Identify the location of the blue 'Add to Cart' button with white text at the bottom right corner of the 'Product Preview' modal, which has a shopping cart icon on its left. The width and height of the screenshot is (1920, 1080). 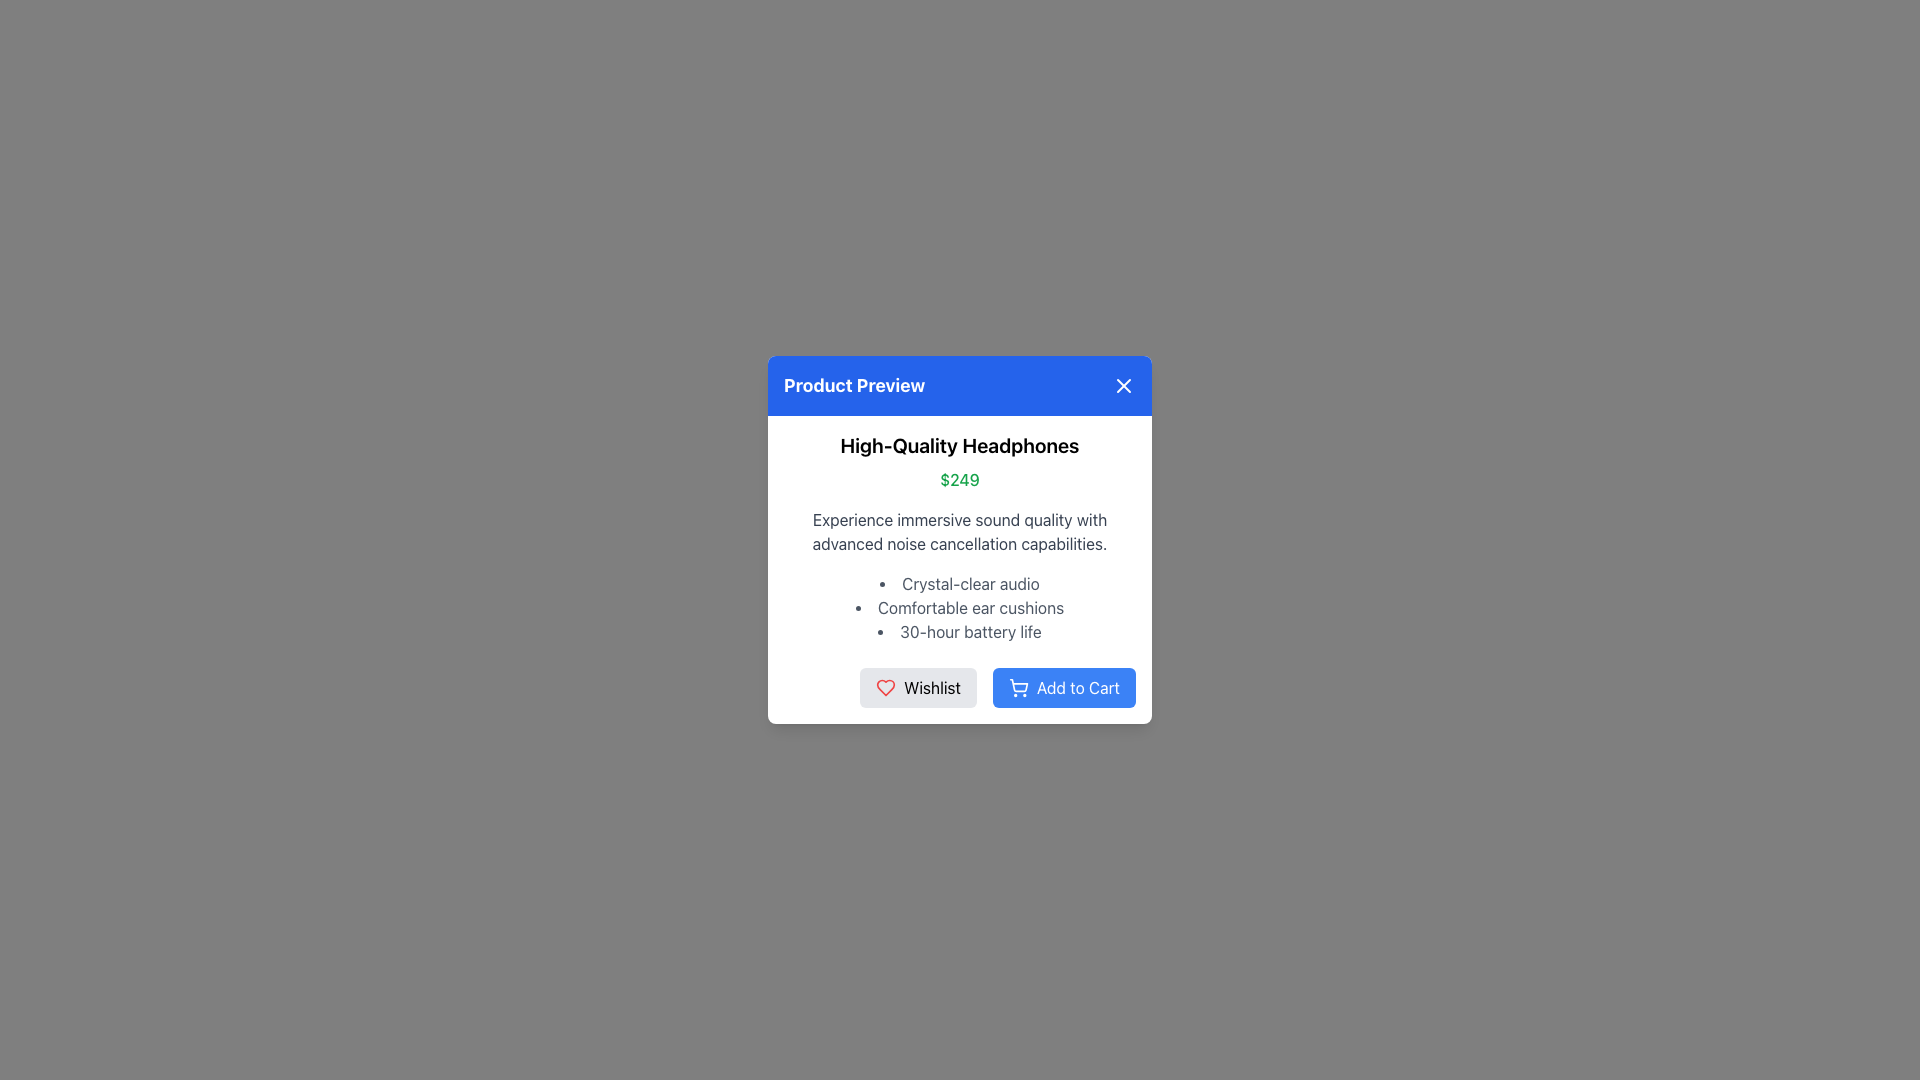
(1063, 686).